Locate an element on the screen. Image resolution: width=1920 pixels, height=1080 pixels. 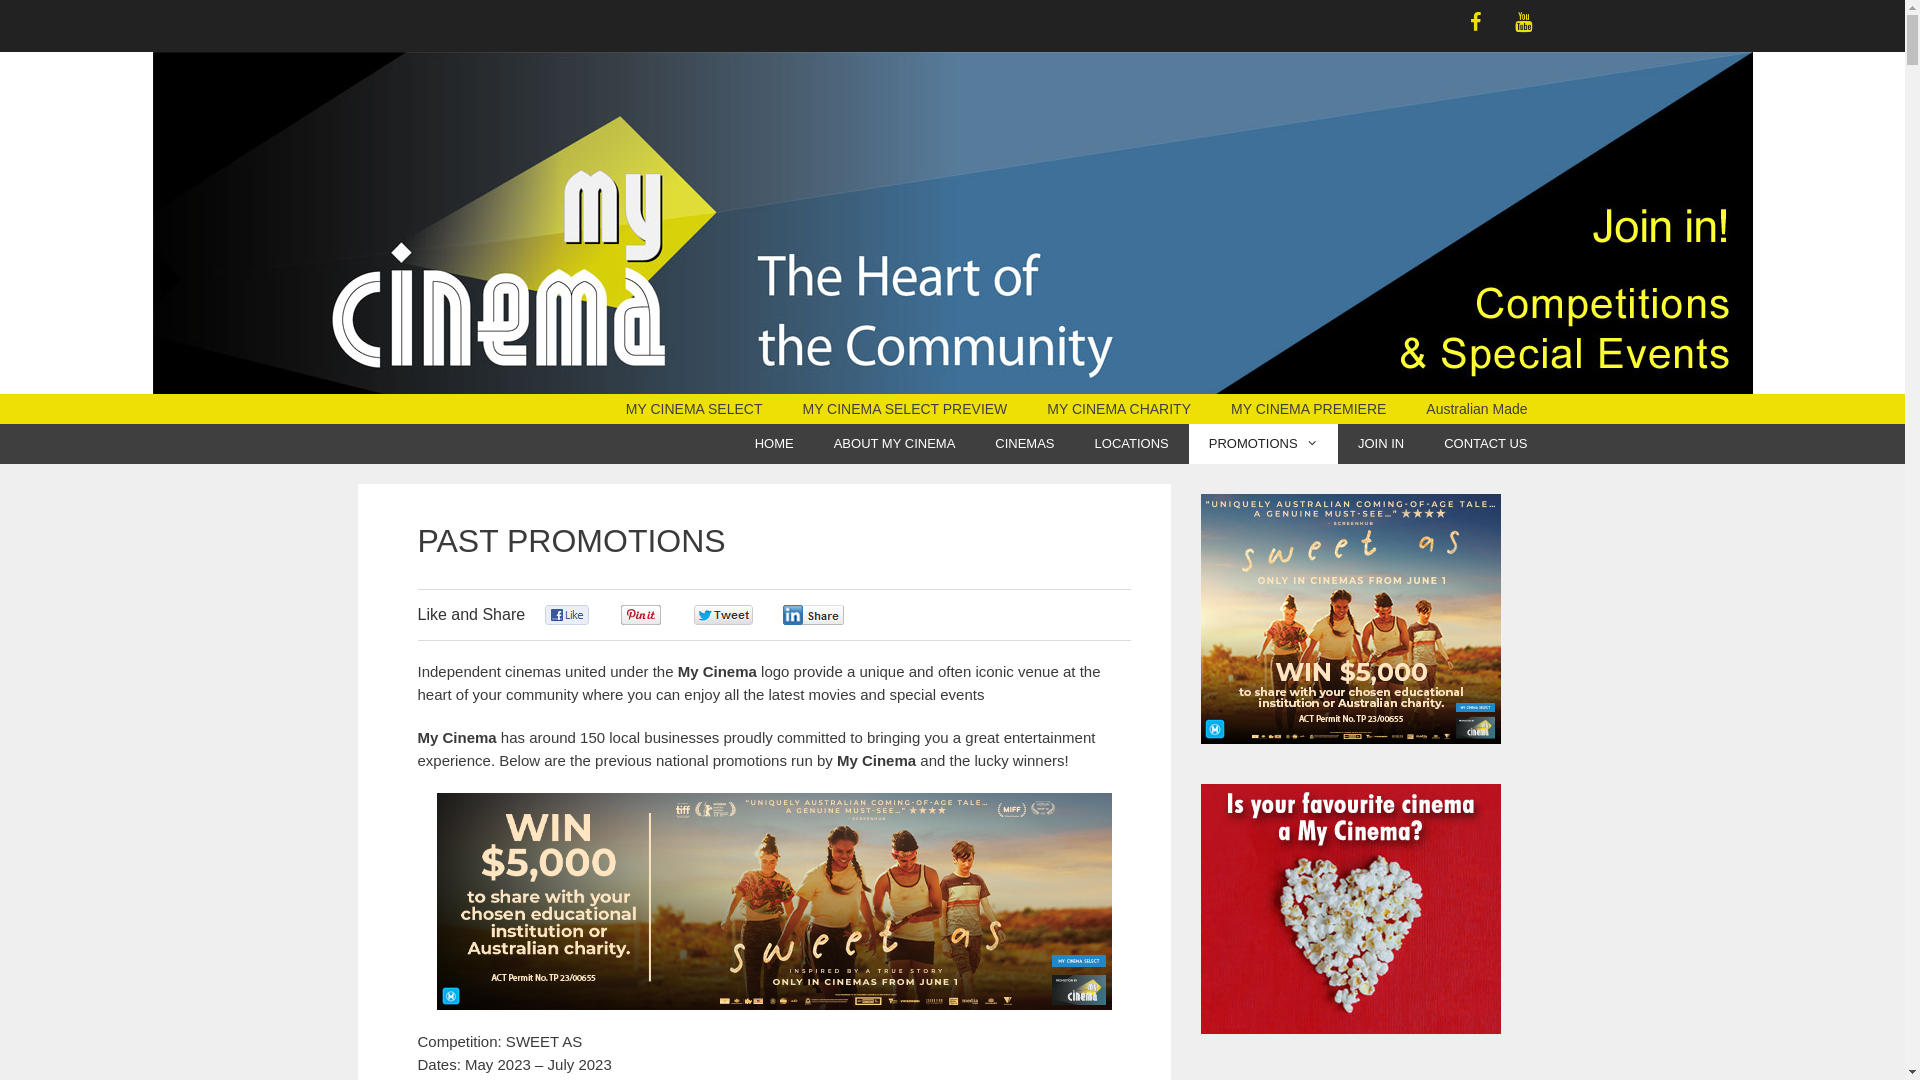
'ABOUT MY CINEMA' is located at coordinates (893, 442).